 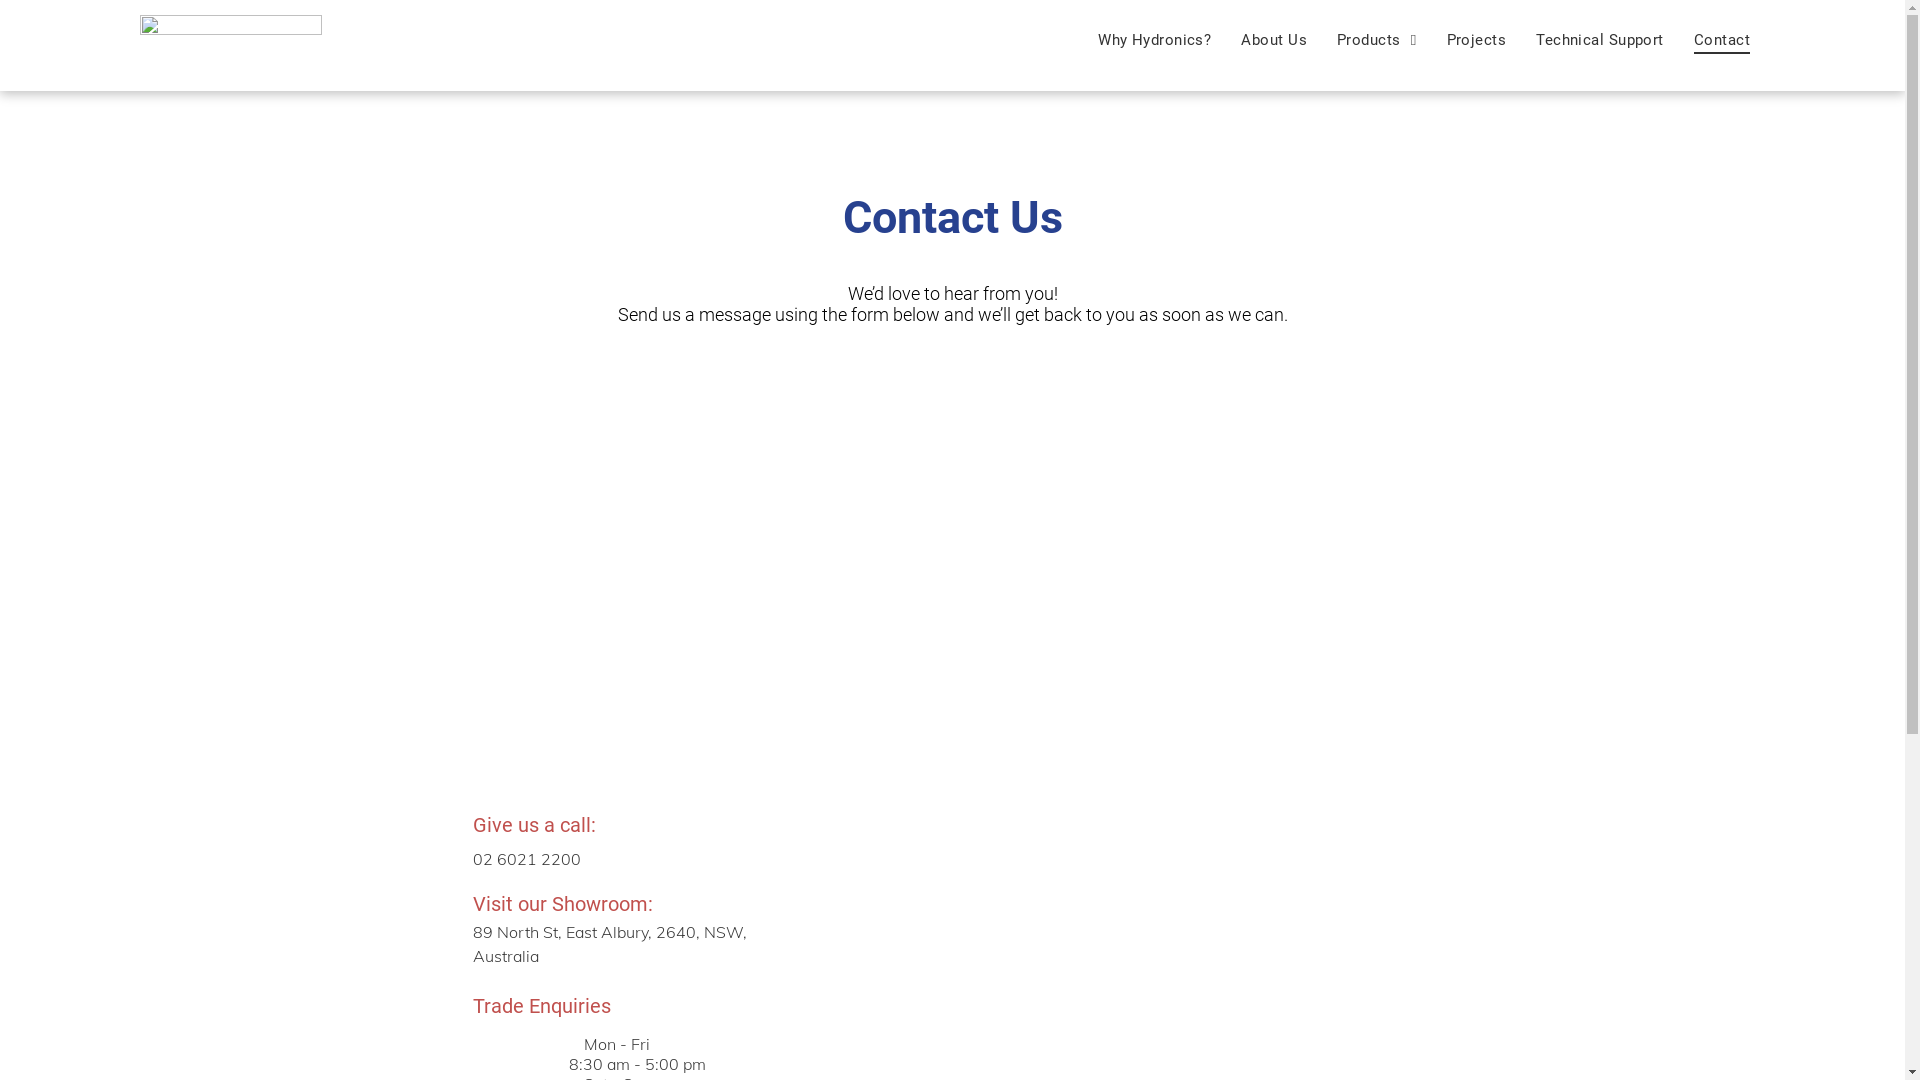 I want to click on 'Why Hydronics?', so click(x=1082, y=39).